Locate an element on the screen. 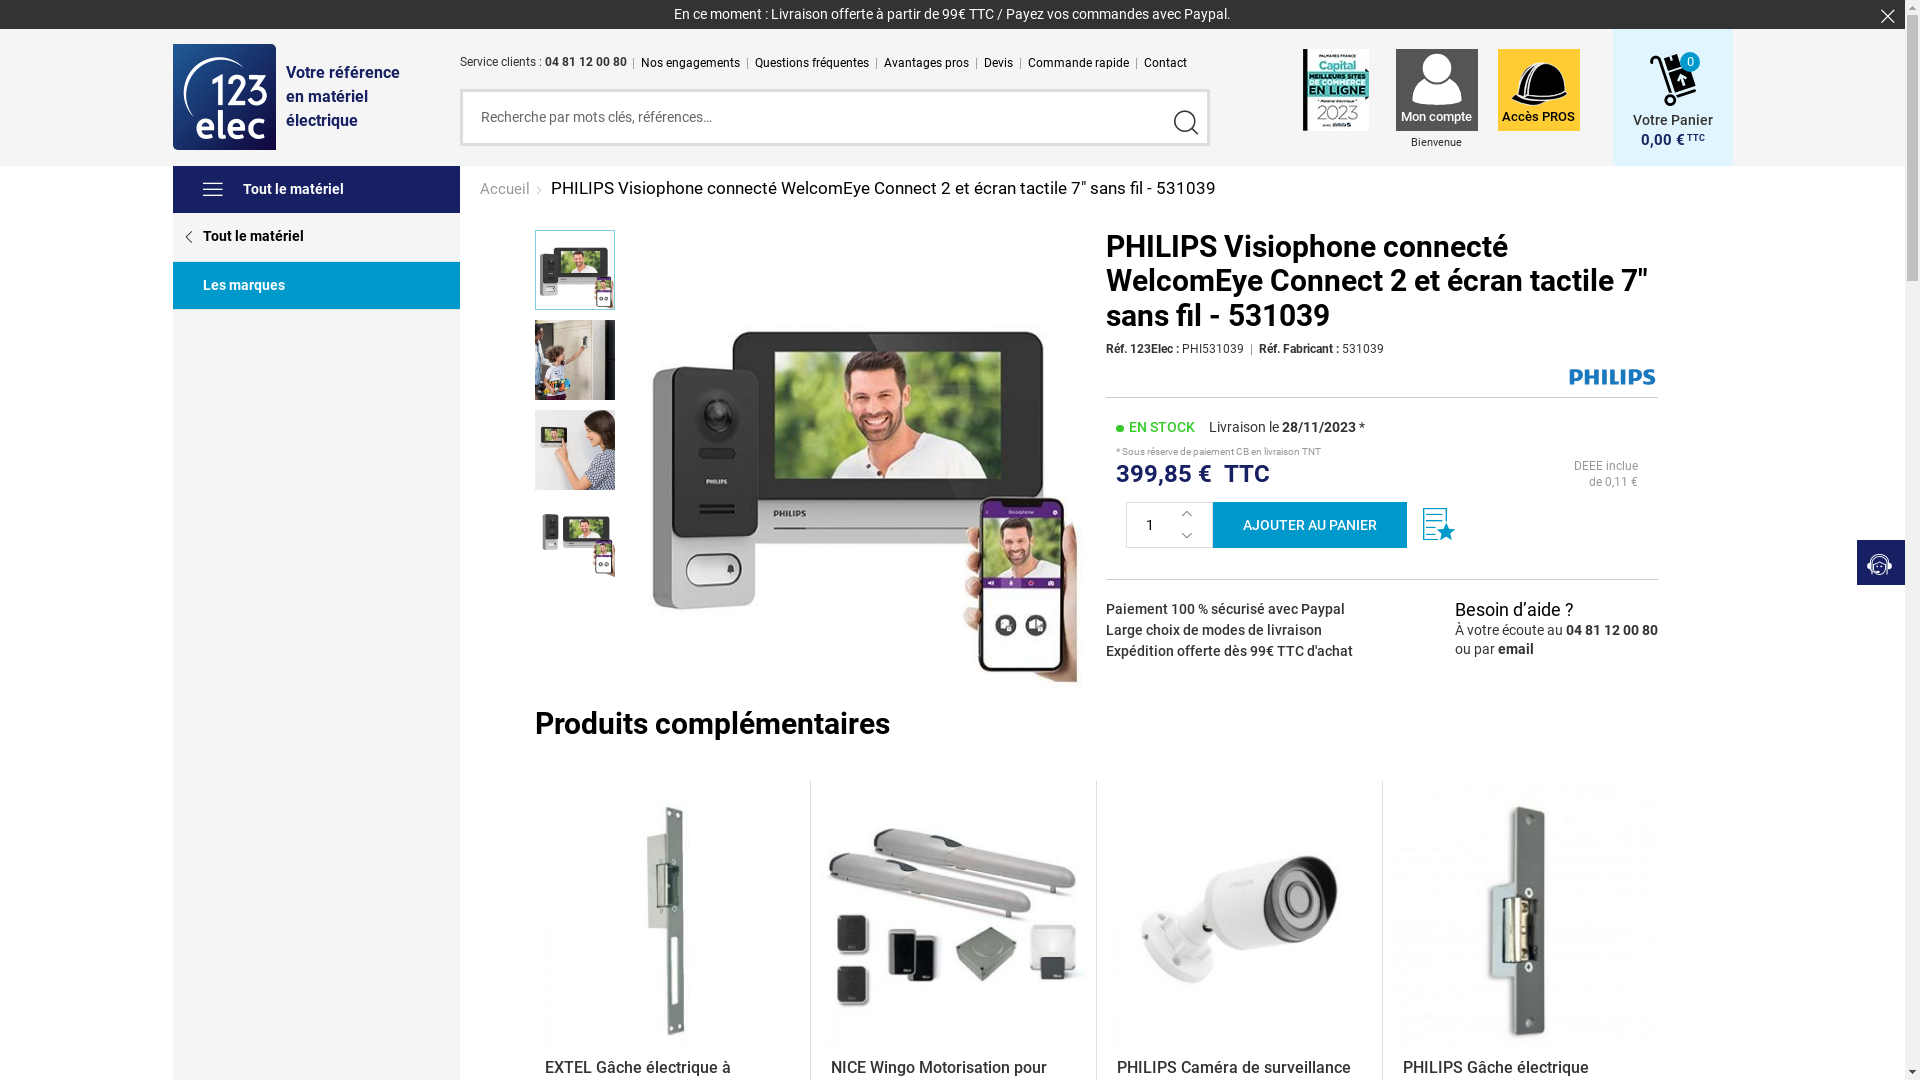 The width and height of the screenshot is (1920, 1080). 'AJOUTER AU PANIER' is located at coordinates (1212, 523).